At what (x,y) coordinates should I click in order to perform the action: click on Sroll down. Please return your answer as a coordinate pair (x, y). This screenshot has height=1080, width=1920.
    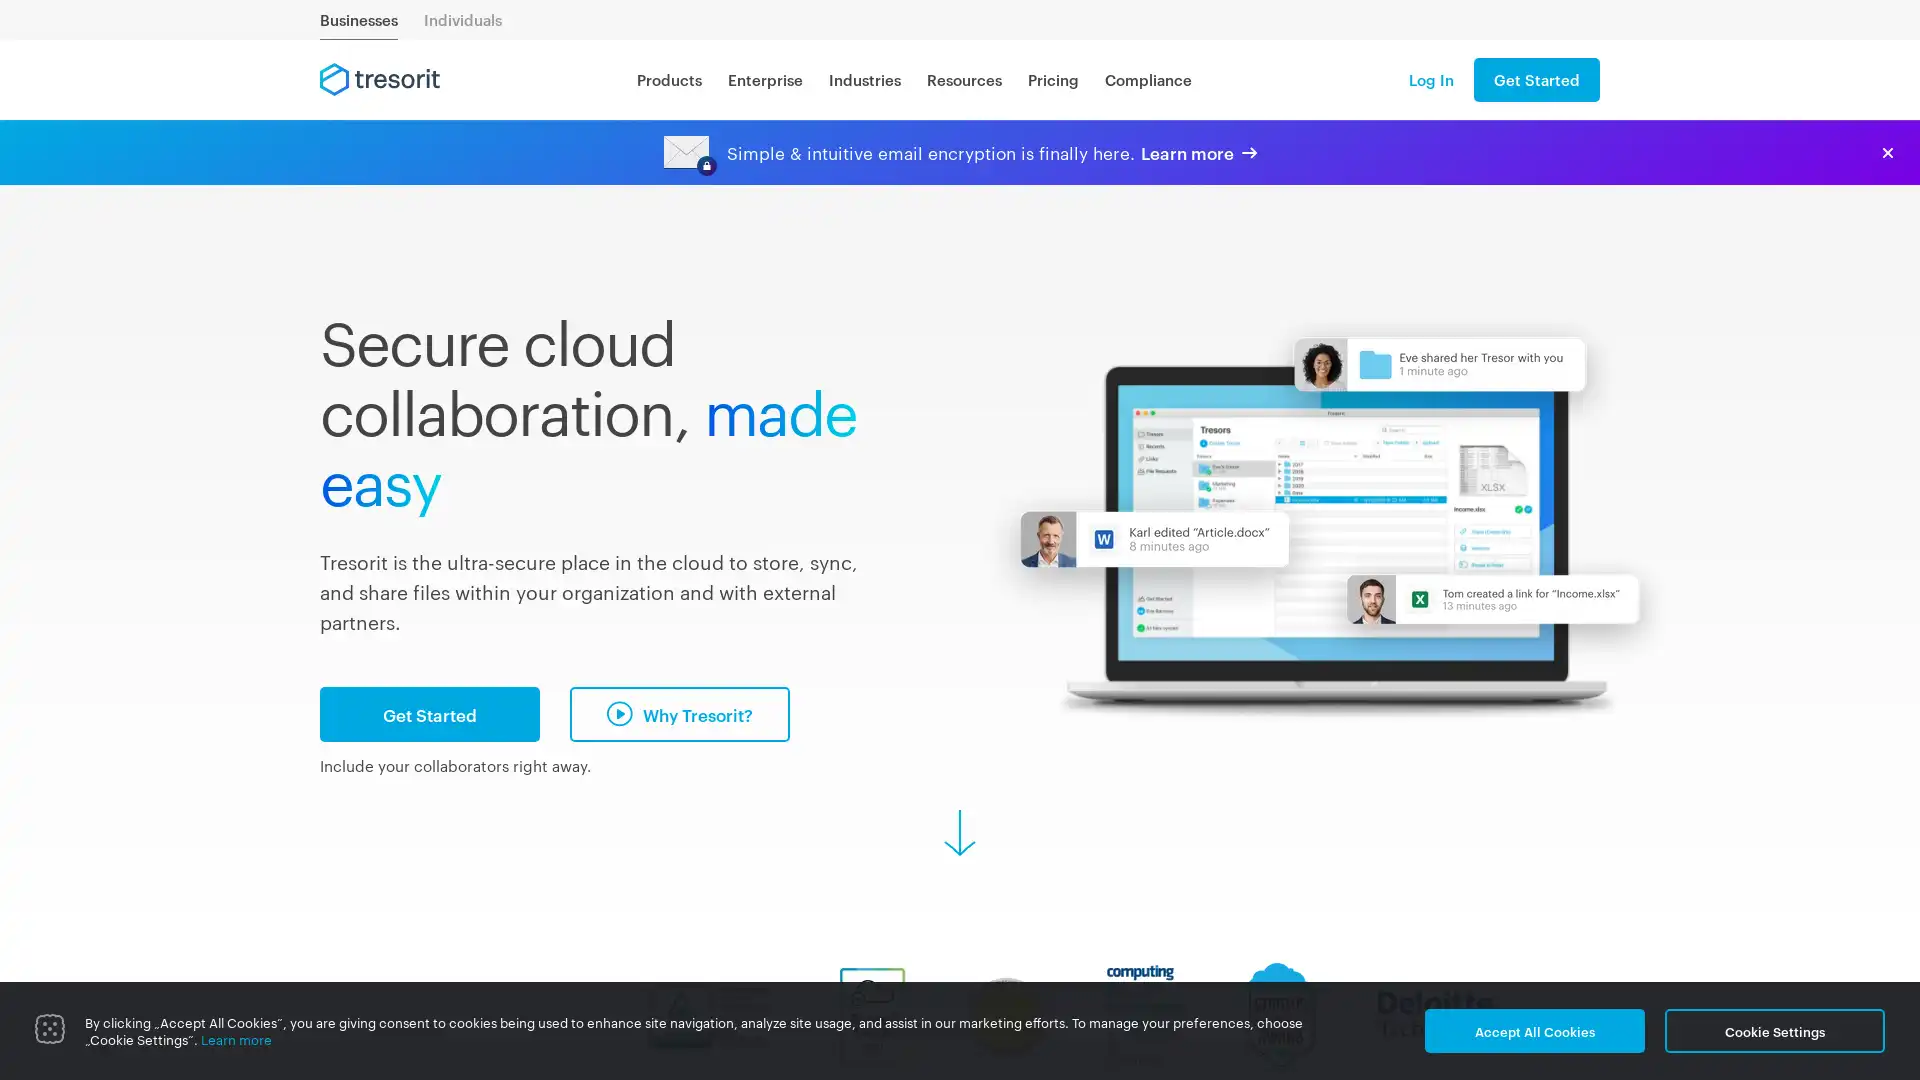
    Looking at the image, I should click on (960, 833).